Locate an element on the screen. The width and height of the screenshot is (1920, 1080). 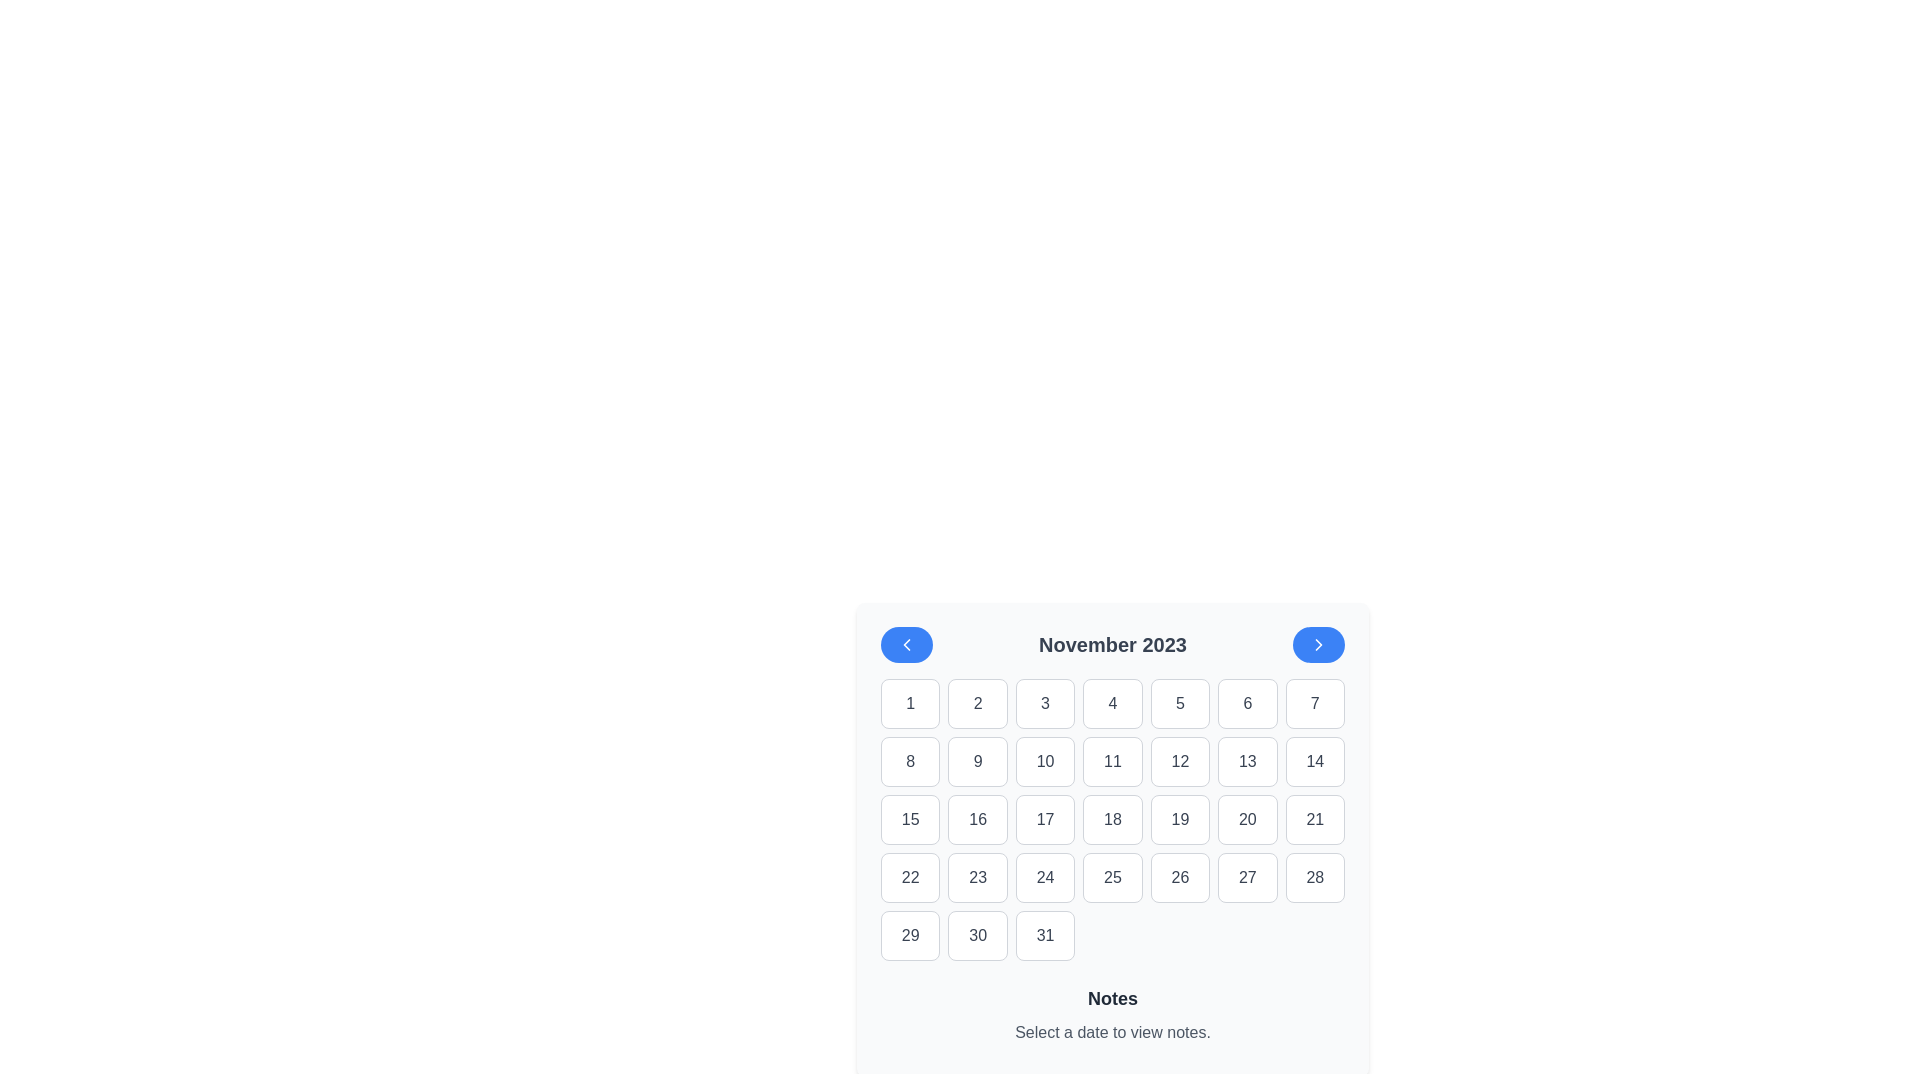
the date '26' button is located at coordinates (1180, 877).